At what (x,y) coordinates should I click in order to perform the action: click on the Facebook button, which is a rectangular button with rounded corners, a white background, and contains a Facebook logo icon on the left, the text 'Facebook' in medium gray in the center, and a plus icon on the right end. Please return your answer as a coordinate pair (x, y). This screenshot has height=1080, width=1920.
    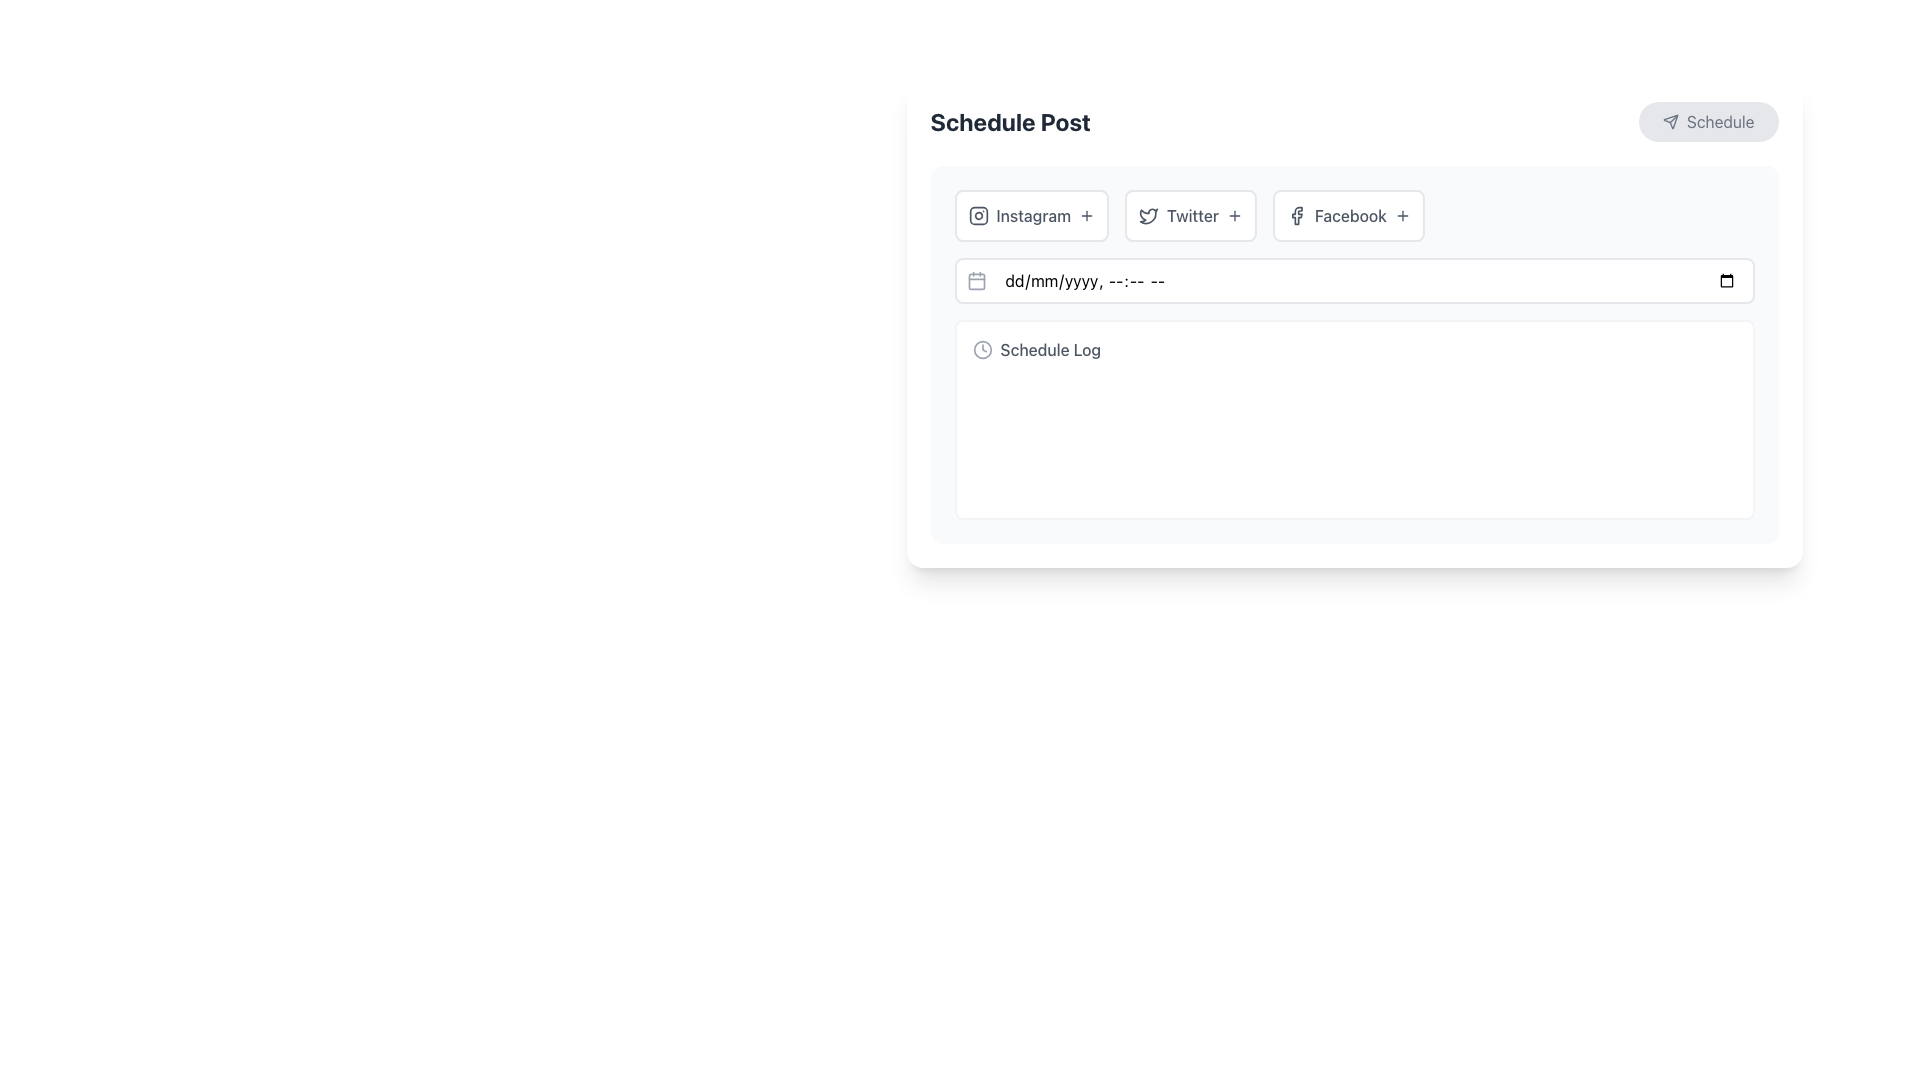
    Looking at the image, I should click on (1348, 216).